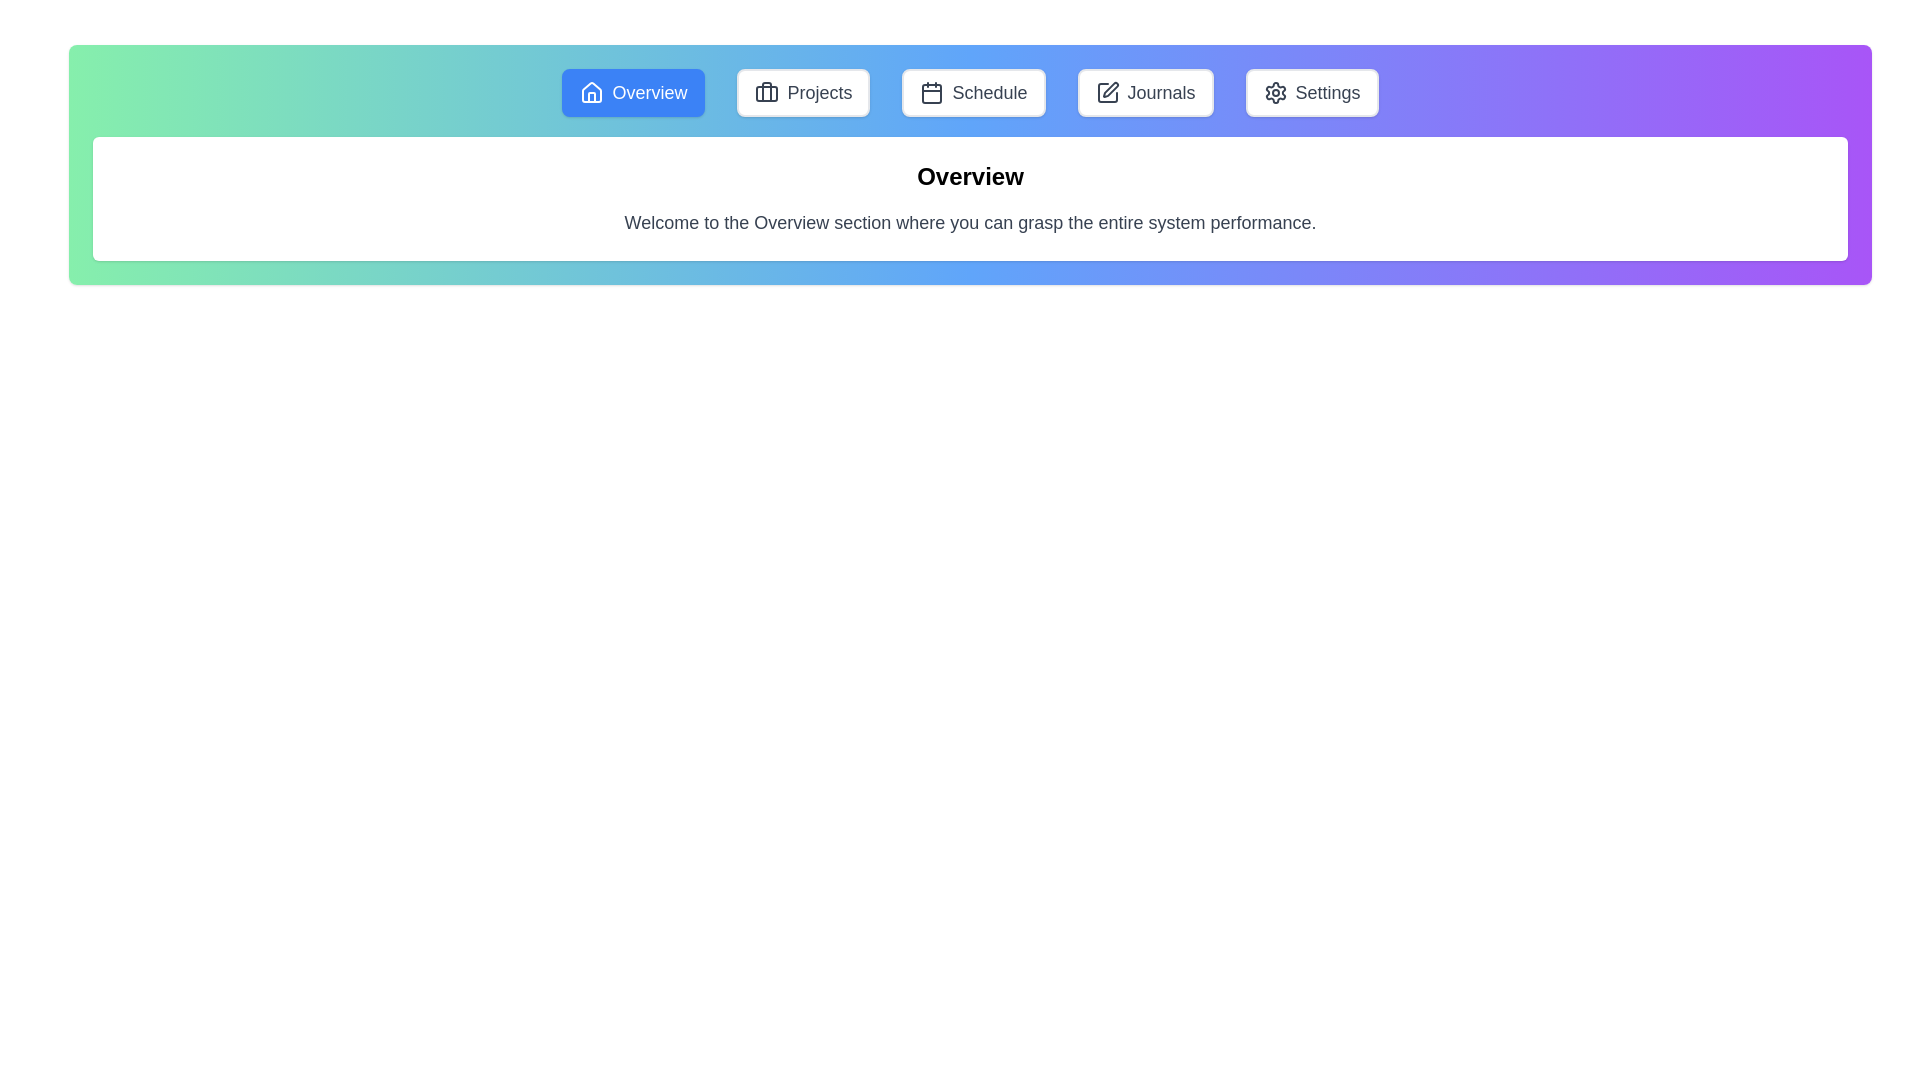 The height and width of the screenshot is (1080, 1920). I want to click on the cogwheel icon located at the top-right corner of the interface, which serves as the settings button, so click(1274, 92).